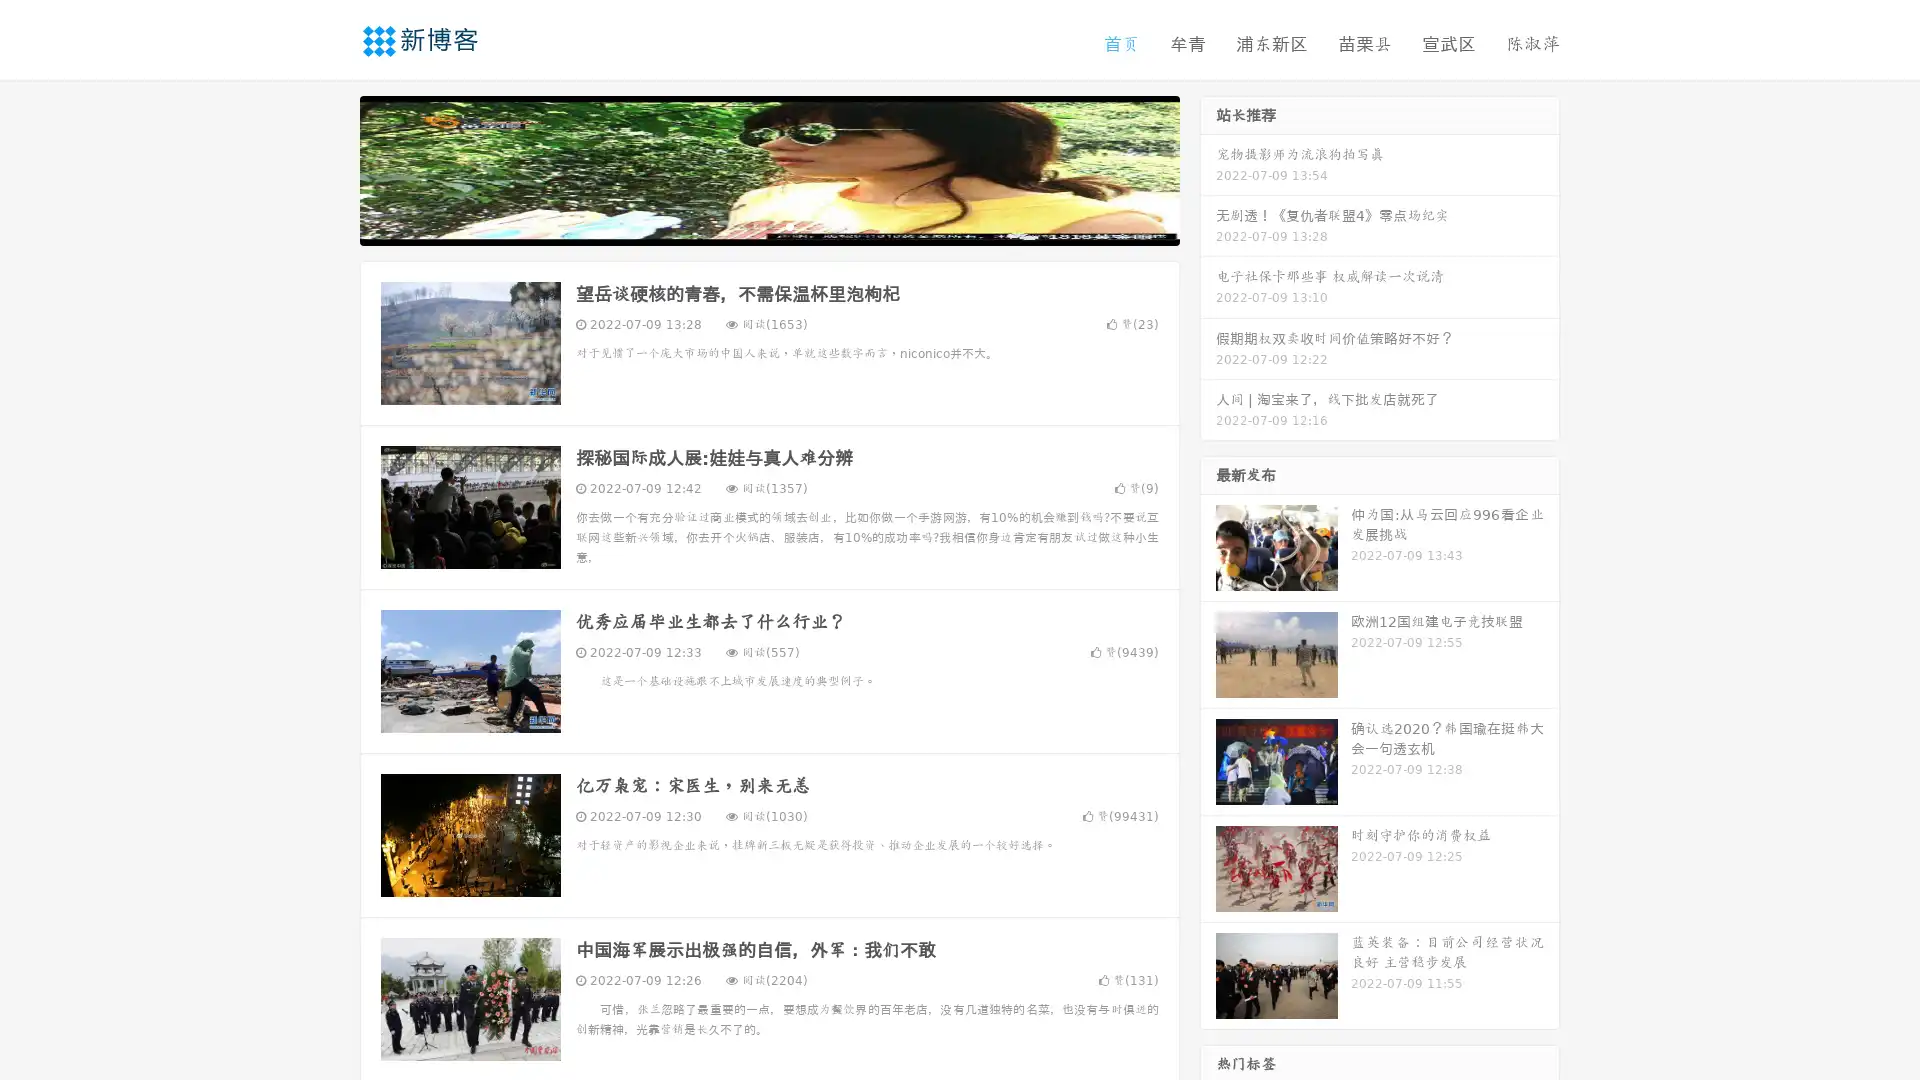 This screenshot has height=1080, width=1920. Describe the element at coordinates (1208, 168) in the screenshot. I see `Next slide` at that location.